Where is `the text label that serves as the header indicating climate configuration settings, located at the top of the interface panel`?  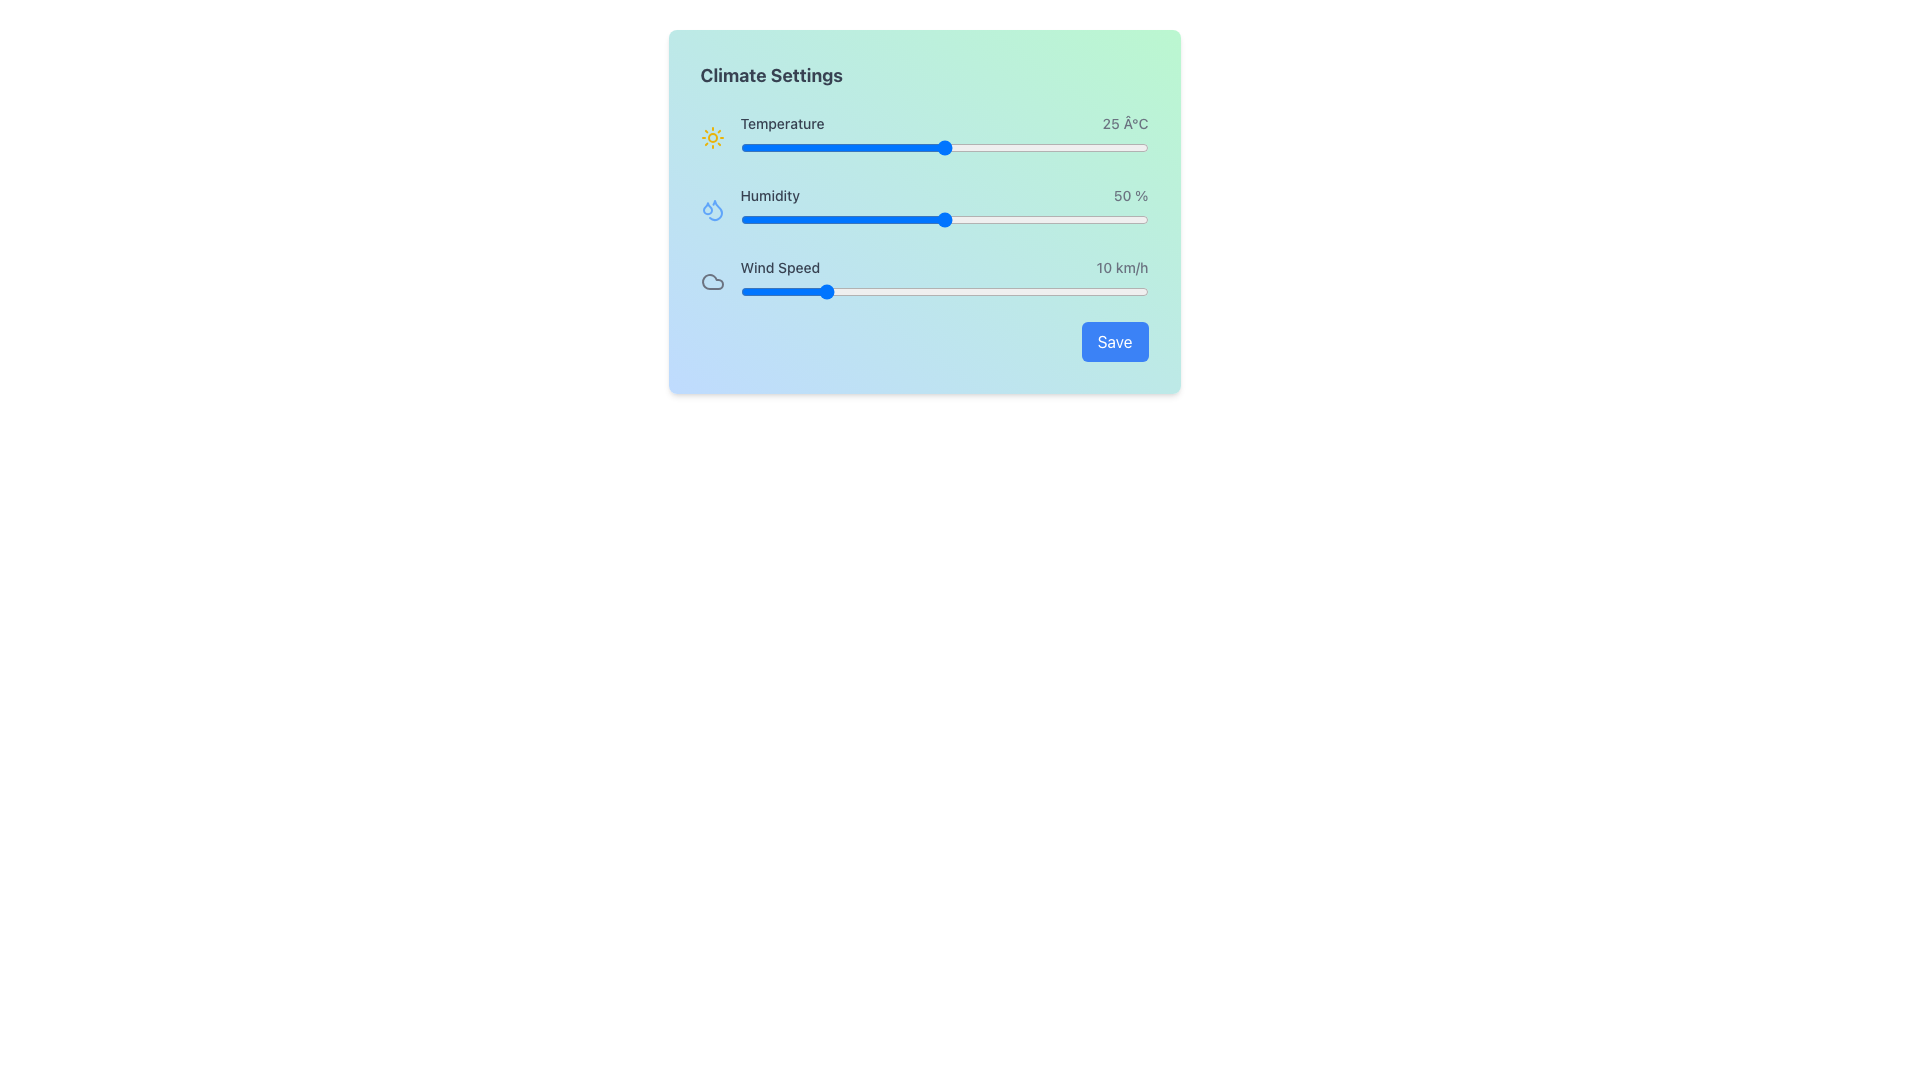
the text label that serves as the header indicating climate configuration settings, located at the top of the interface panel is located at coordinates (770, 75).